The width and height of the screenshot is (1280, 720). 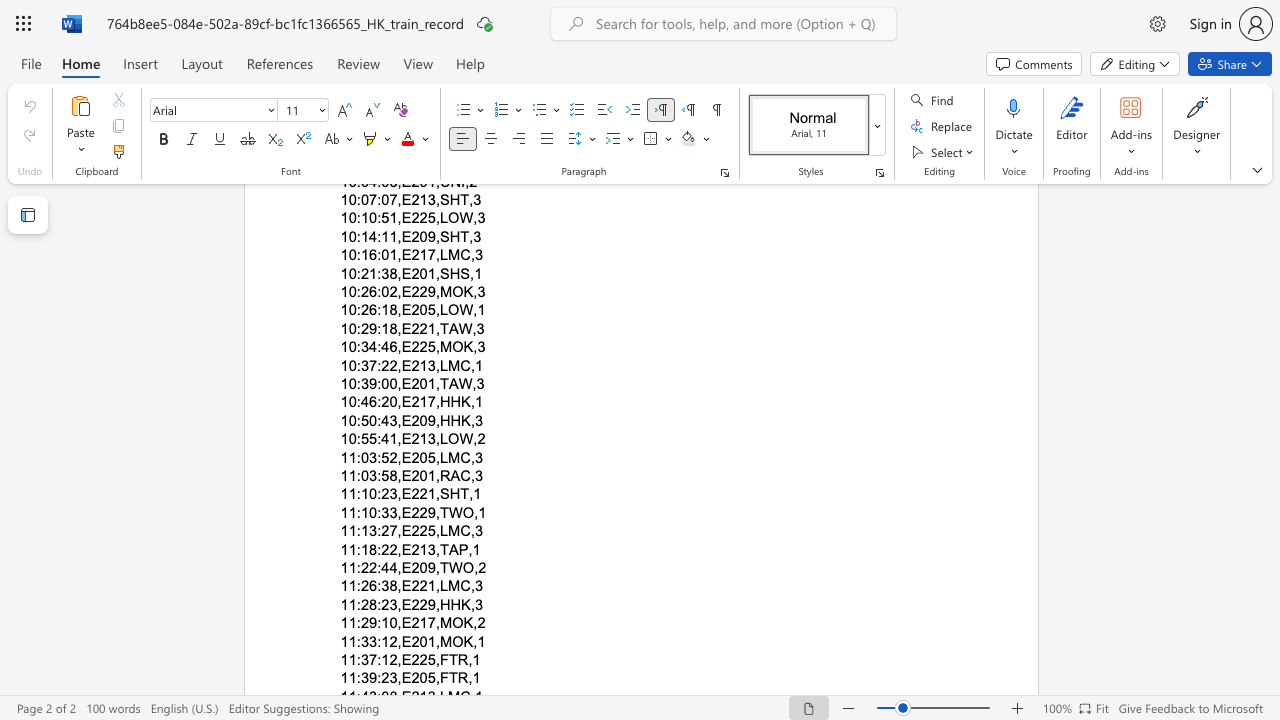 What do you see at coordinates (434, 568) in the screenshot?
I see `the subset text ",TW" within the text "11:22:44,E209,TWO,2"` at bounding box center [434, 568].